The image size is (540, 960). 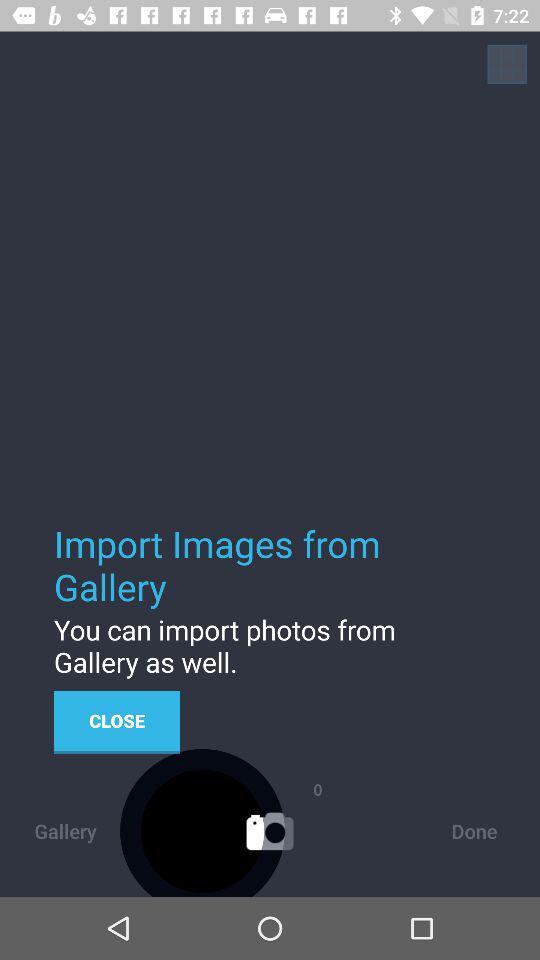 What do you see at coordinates (507, 64) in the screenshot?
I see `switch camera` at bounding box center [507, 64].